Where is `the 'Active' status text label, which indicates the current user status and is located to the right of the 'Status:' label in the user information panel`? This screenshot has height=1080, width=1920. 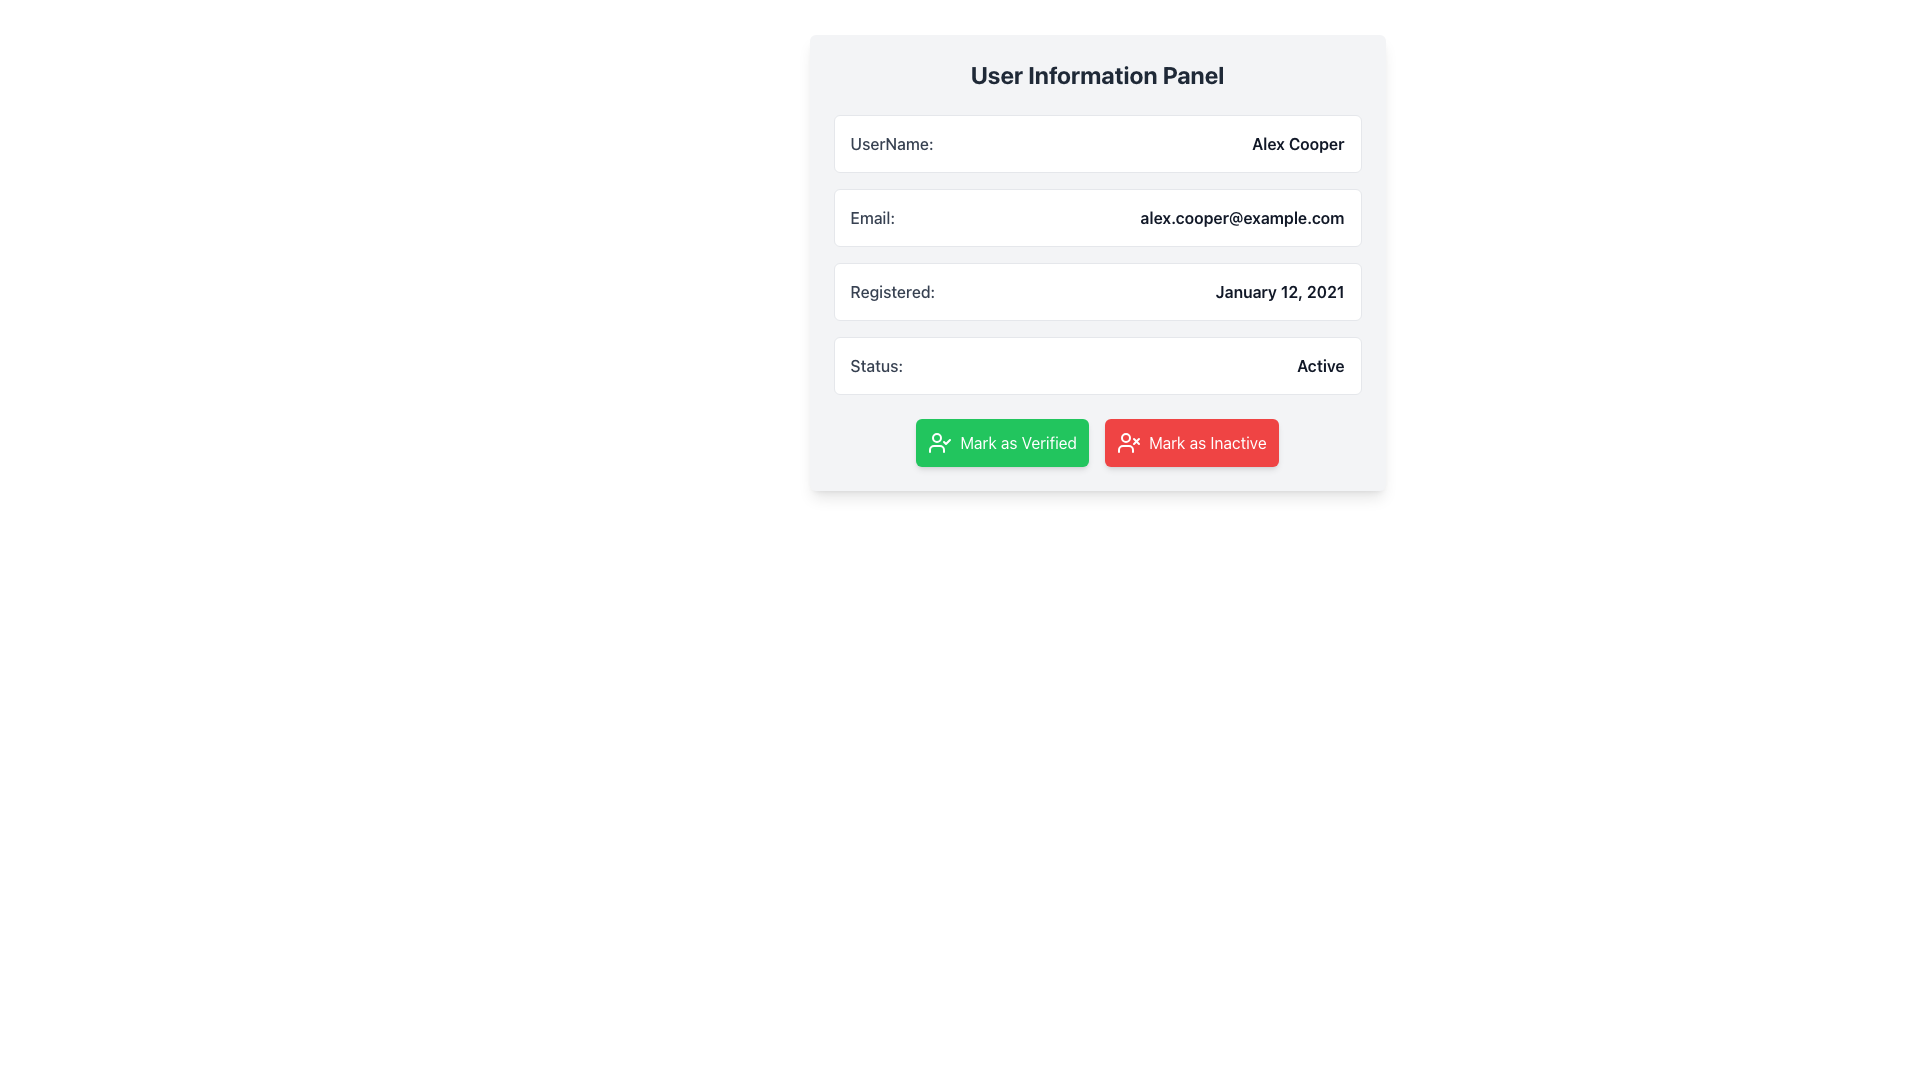 the 'Active' status text label, which indicates the current user status and is located to the right of the 'Status:' label in the user information panel is located at coordinates (1320, 366).